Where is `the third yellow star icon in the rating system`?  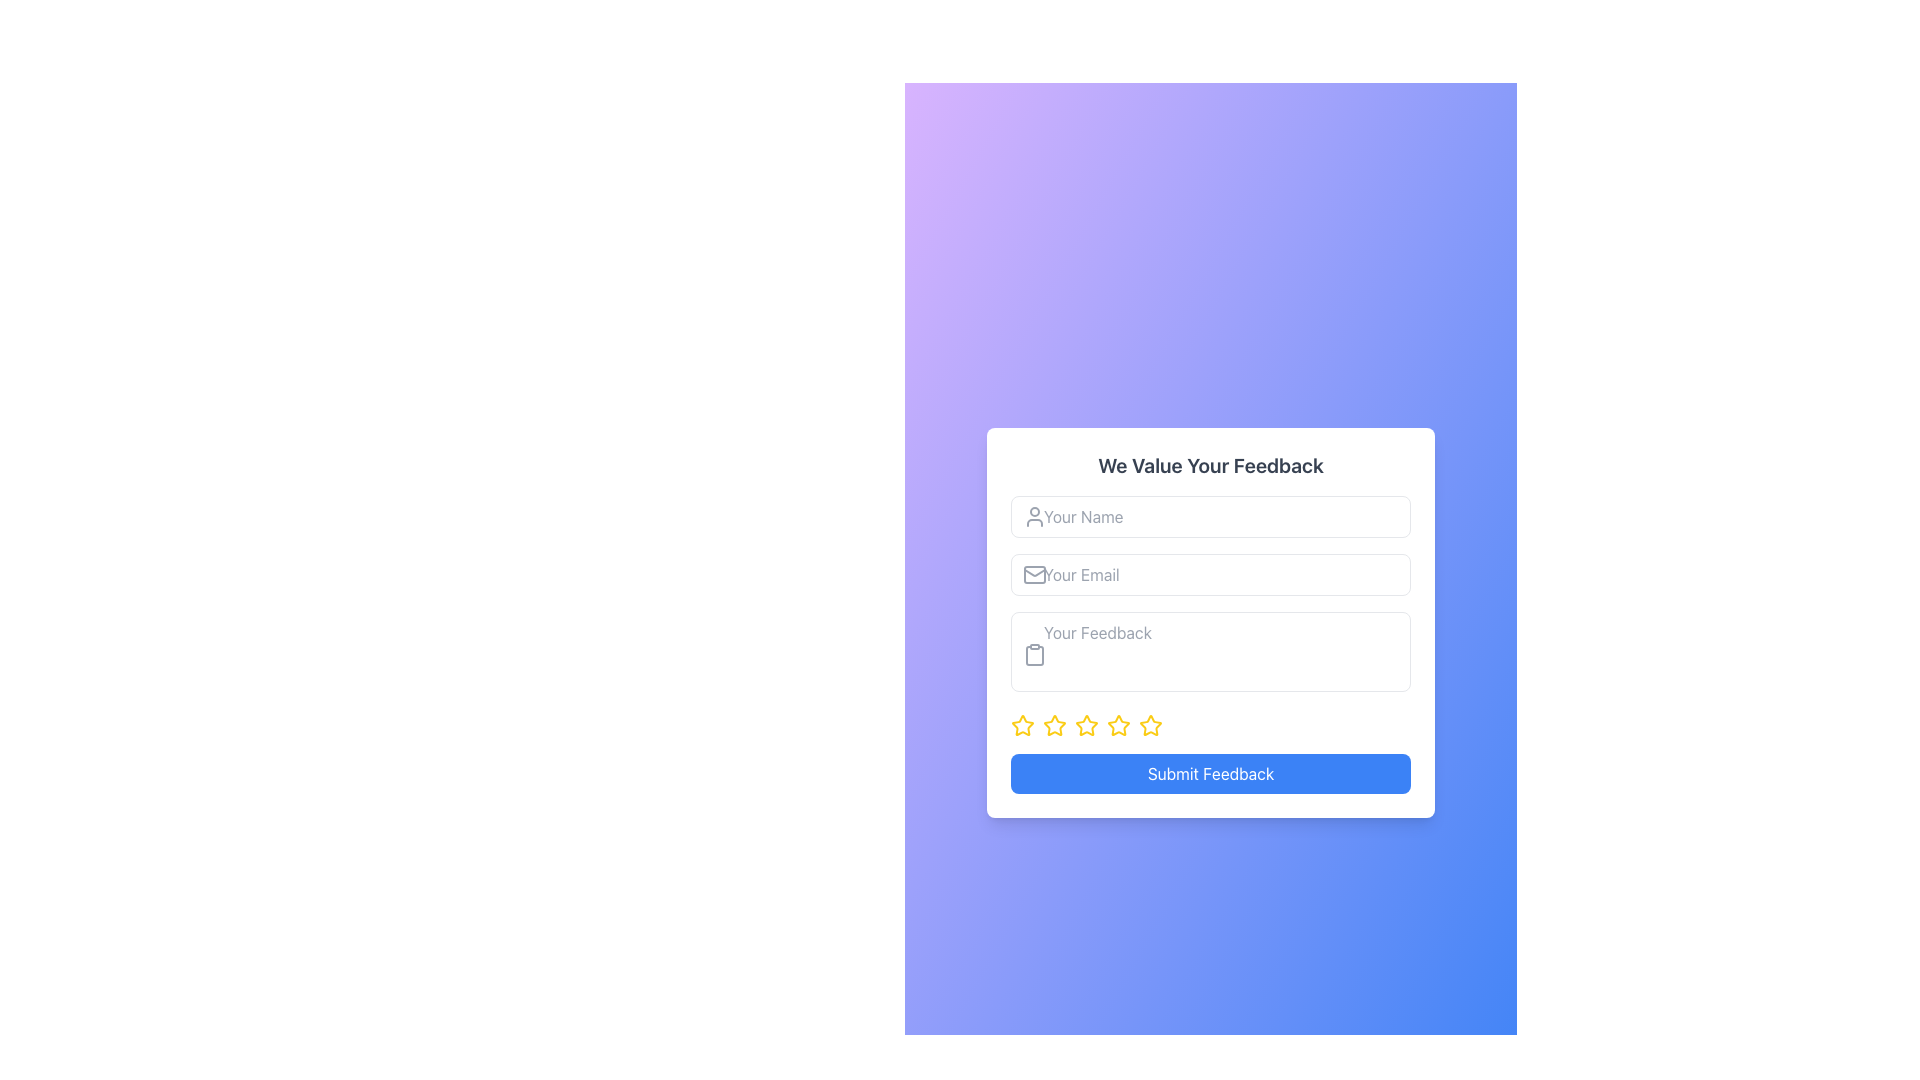 the third yellow star icon in the rating system is located at coordinates (1054, 725).